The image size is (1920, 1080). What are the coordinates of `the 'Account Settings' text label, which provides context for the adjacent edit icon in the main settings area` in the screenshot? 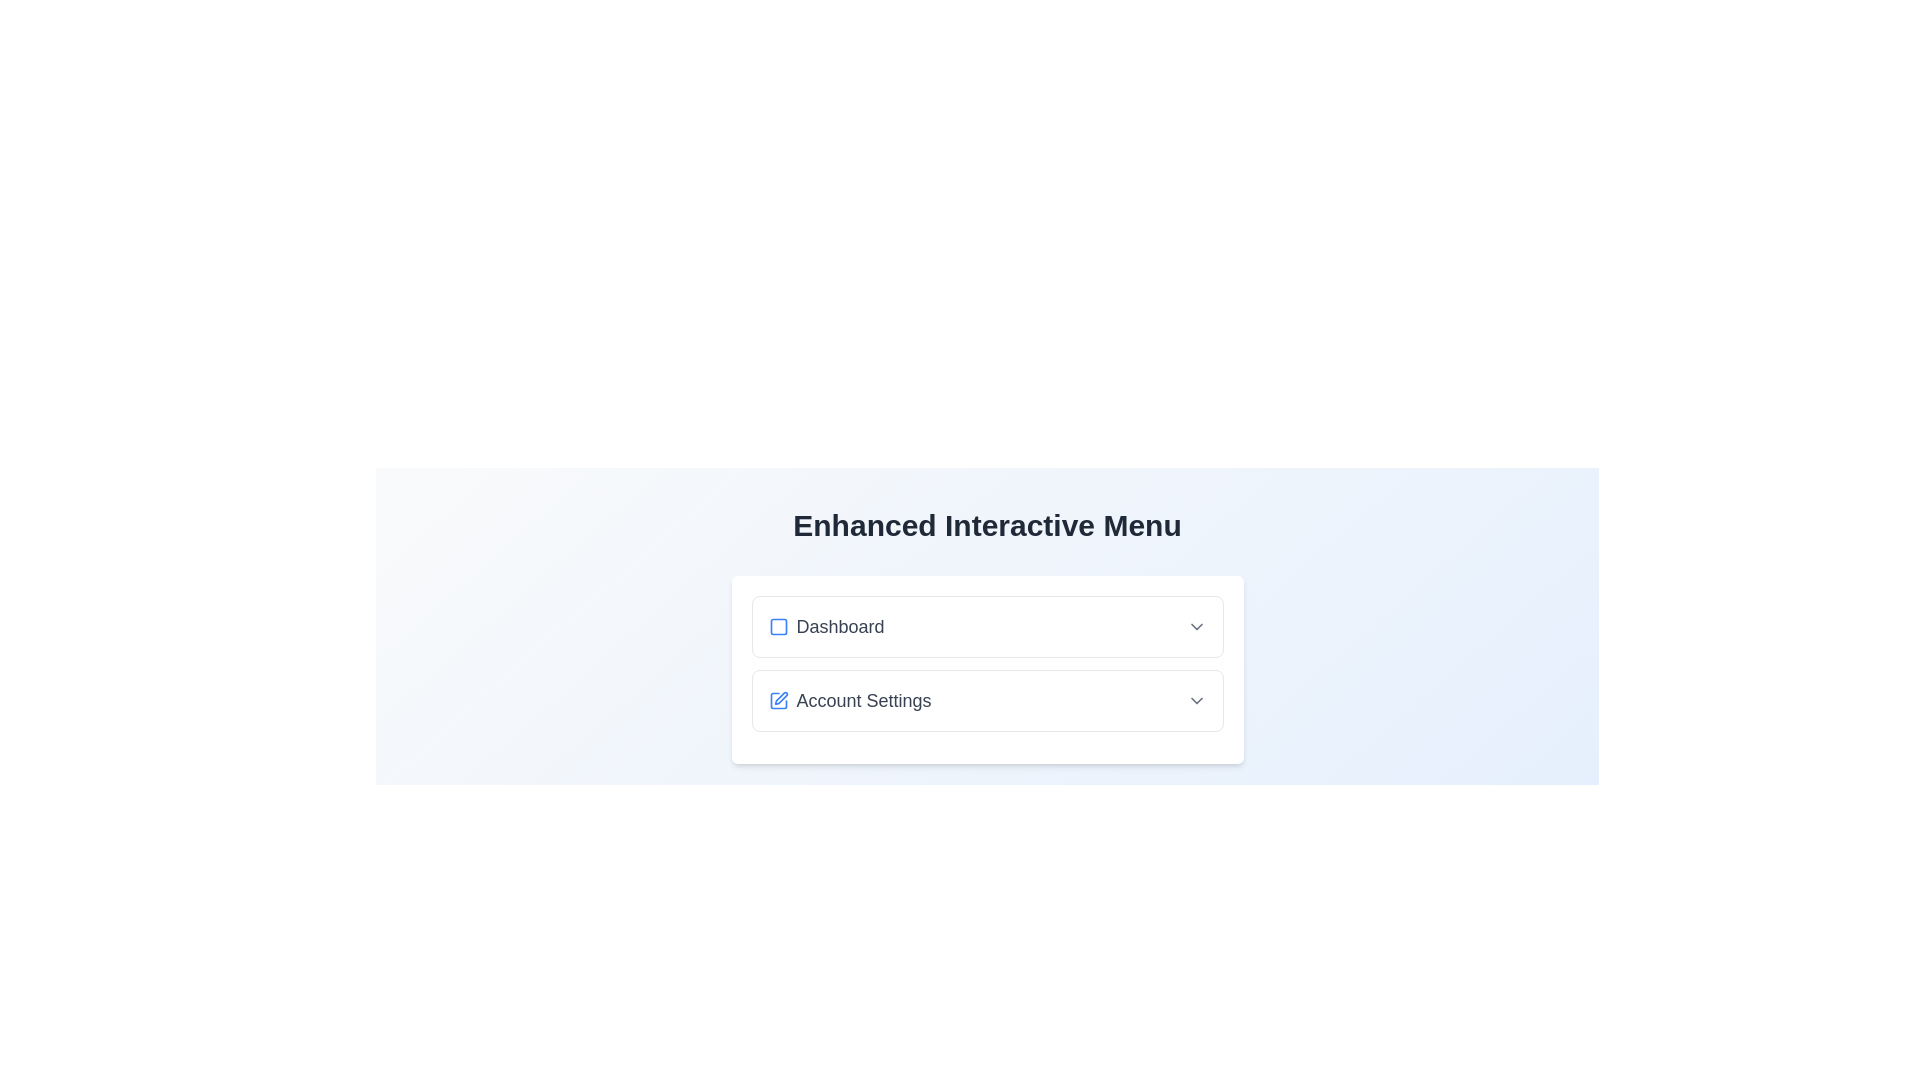 It's located at (864, 700).